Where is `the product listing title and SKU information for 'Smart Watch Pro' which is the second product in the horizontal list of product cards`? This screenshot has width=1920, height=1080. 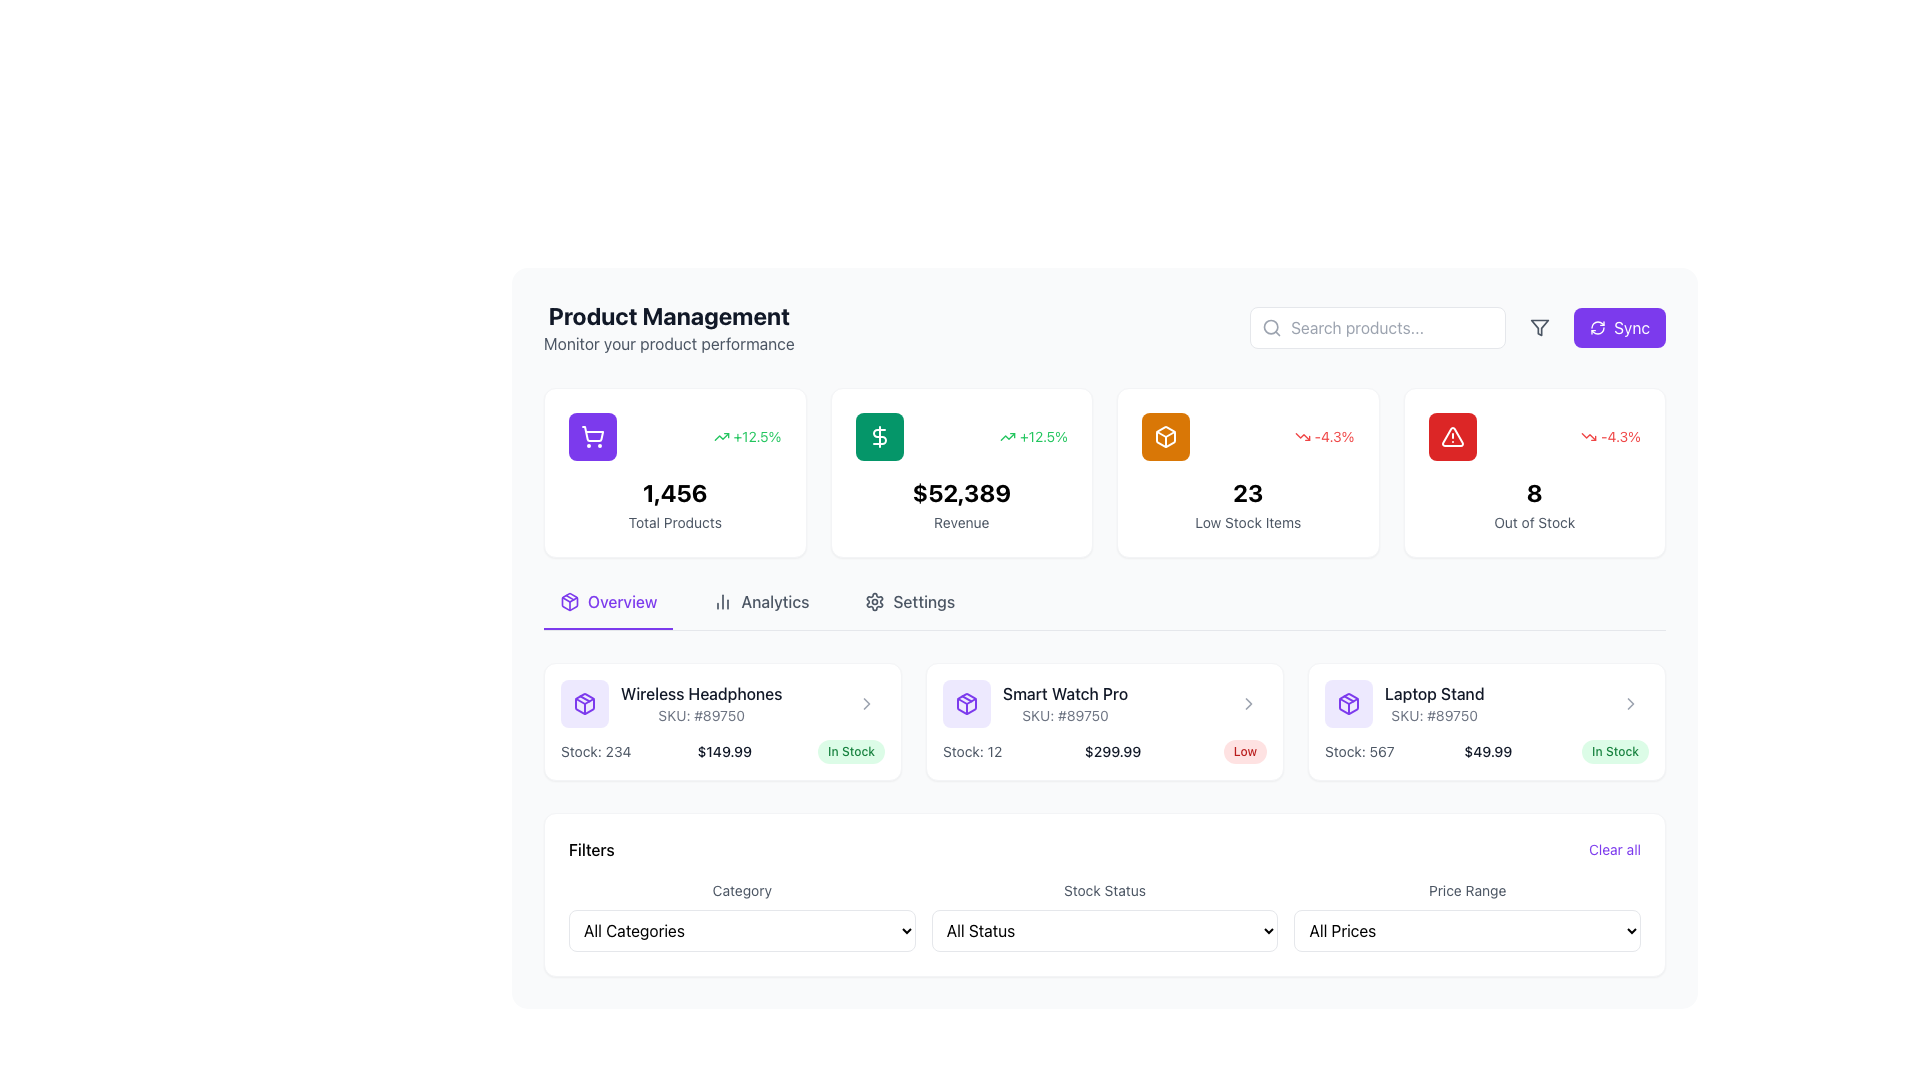
the product listing title and SKU information for 'Smart Watch Pro' which is the second product in the horizontal list of product cards is located at coordinates (1064, 703).